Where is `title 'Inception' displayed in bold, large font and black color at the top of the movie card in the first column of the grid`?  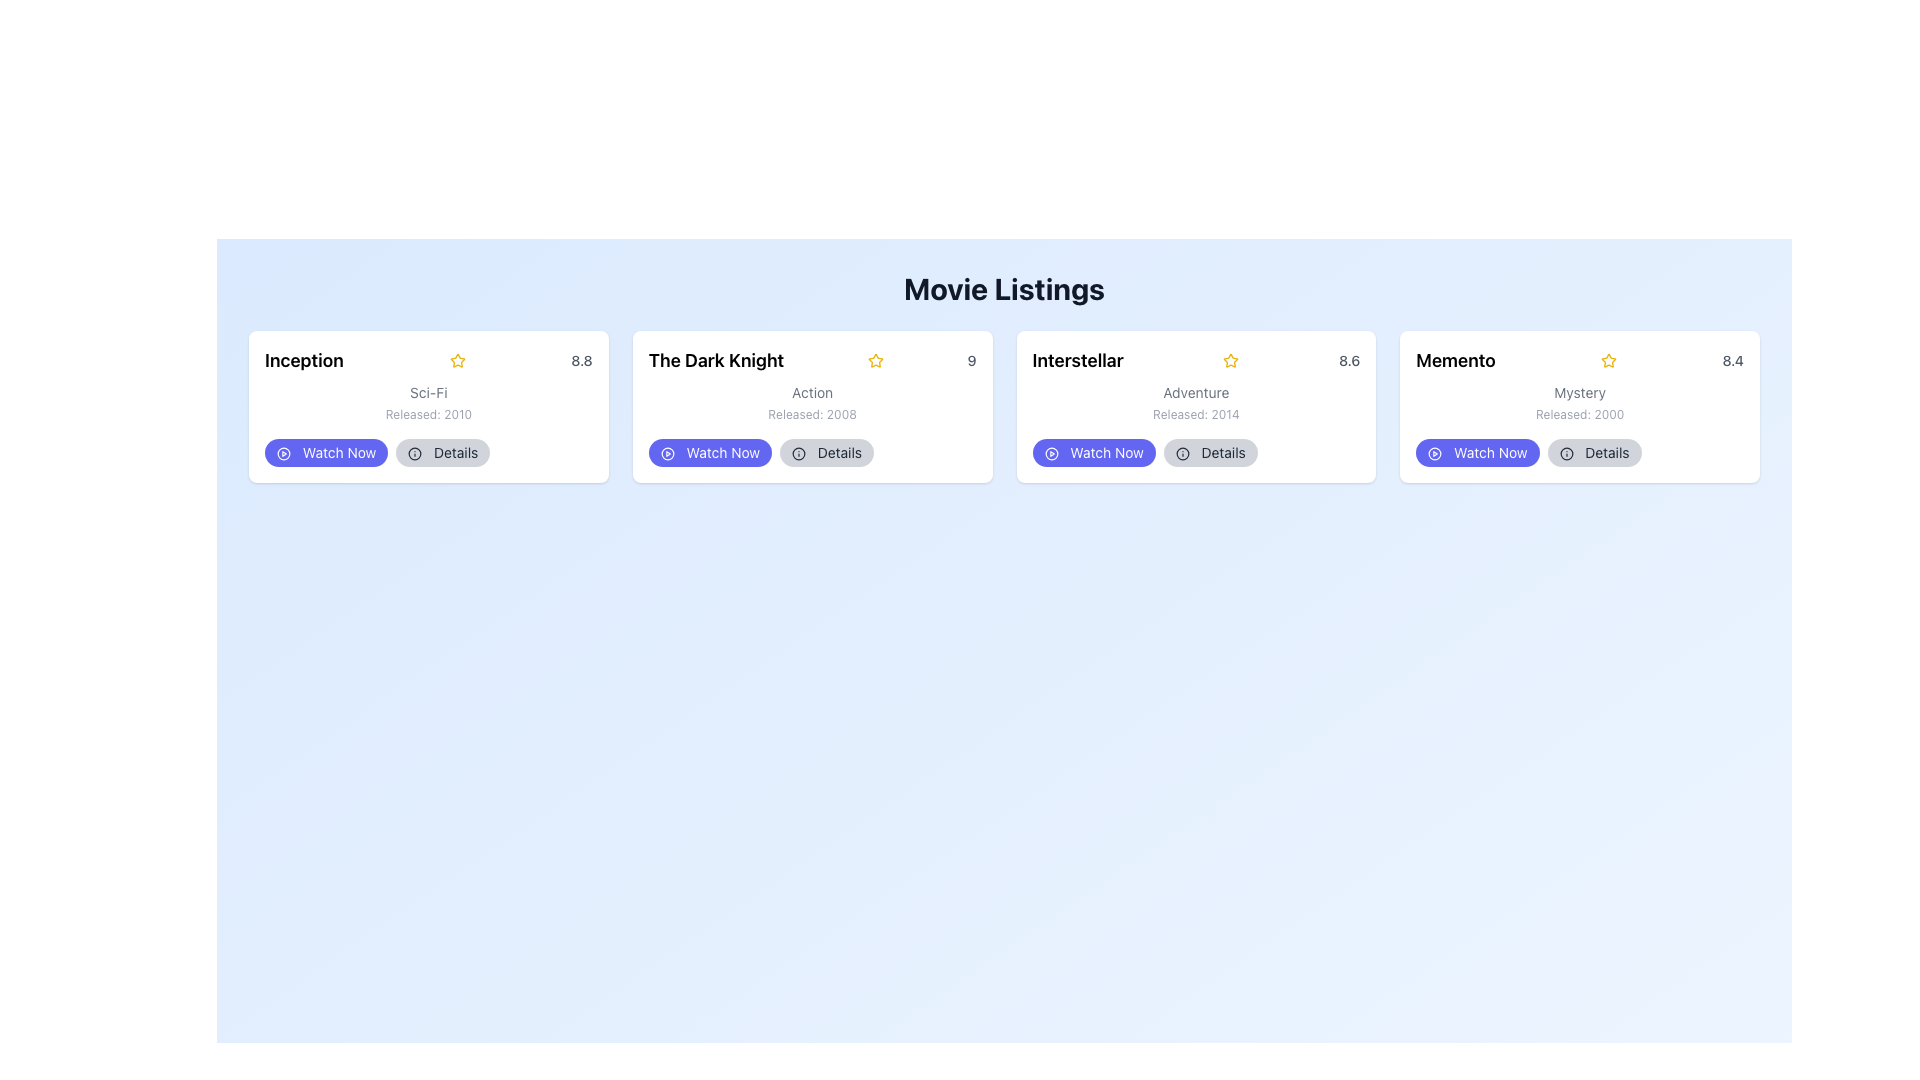 title 'Inception' displayed in bold, large font and black color at the top of the movie card in the first column of the grid is located at coordinates (303, 361).